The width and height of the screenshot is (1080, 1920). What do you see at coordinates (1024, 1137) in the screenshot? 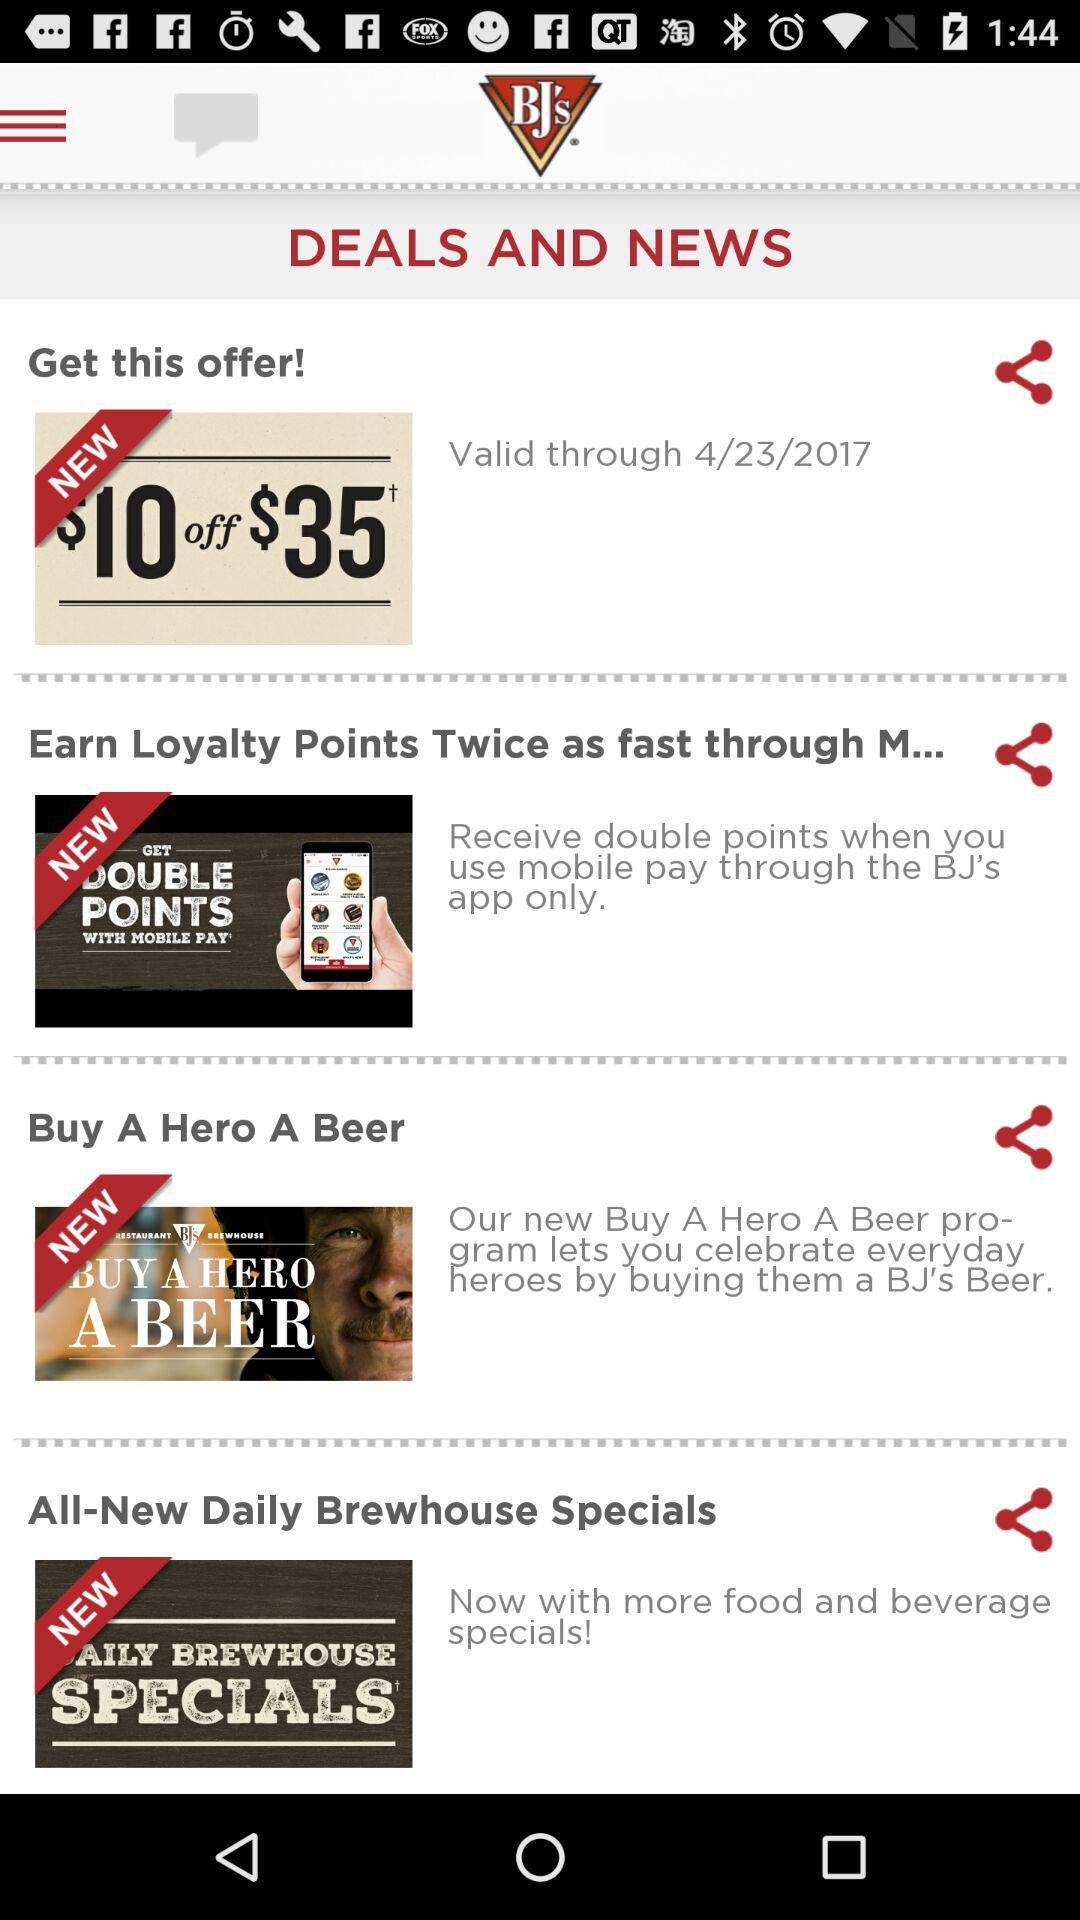
I see `click on share button where buy a hero a beer is written` at bounding box center [1024, 1137].